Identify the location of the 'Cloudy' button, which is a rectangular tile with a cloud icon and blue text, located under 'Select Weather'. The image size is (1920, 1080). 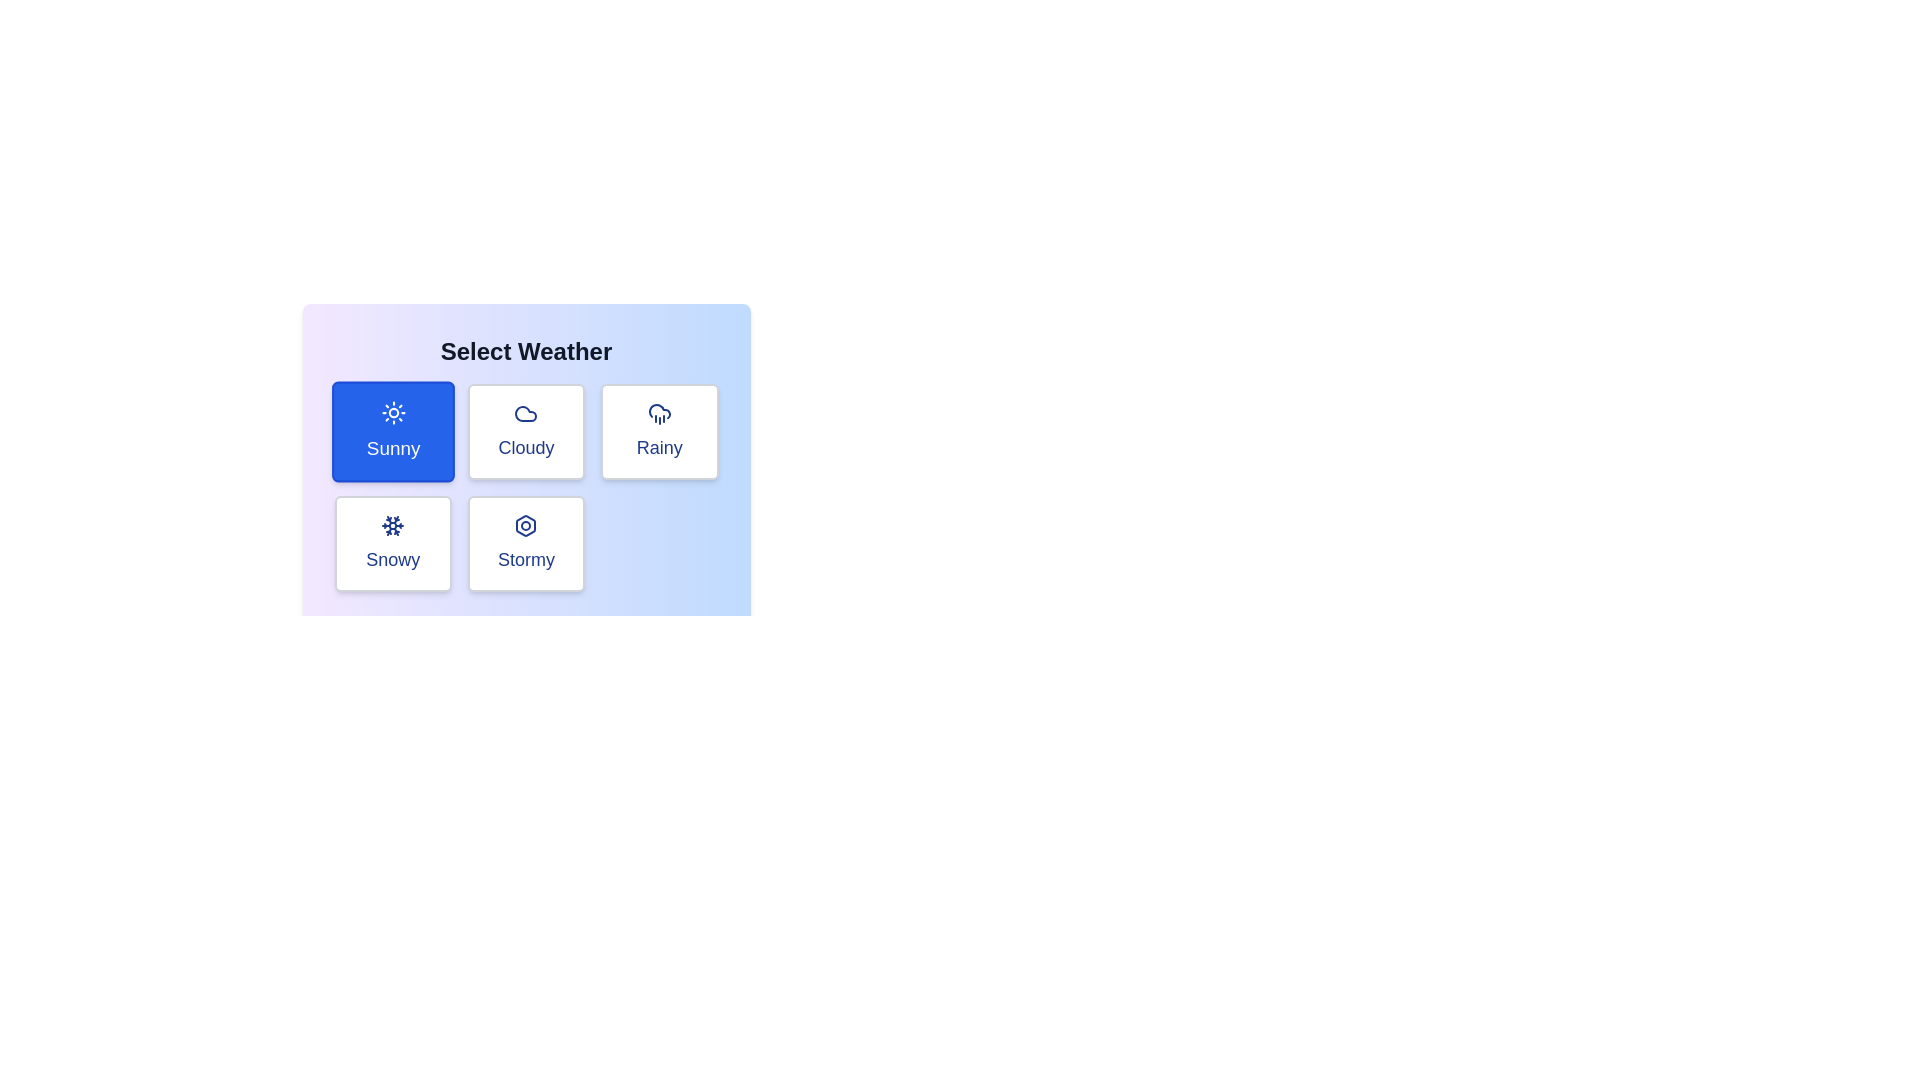
(526, 431).